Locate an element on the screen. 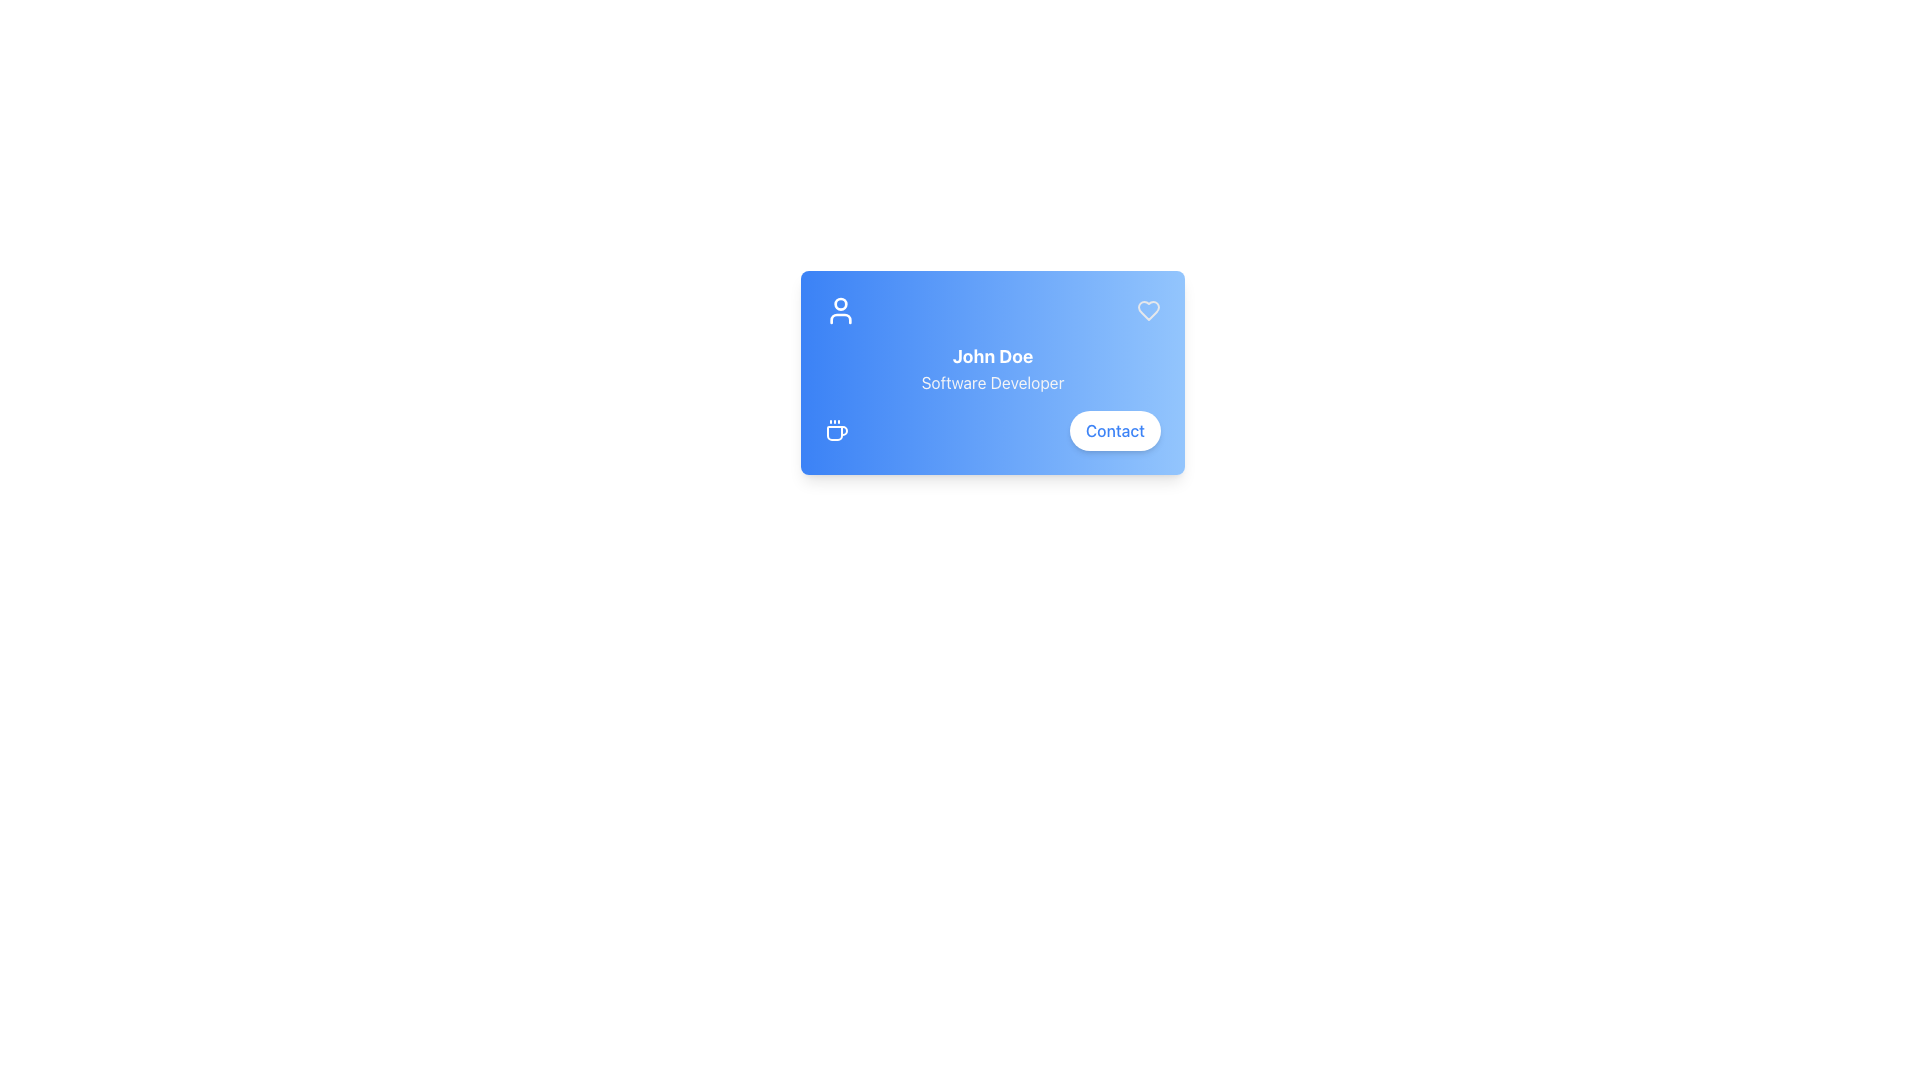  the 'Like' button located in the top-right corner of the profile card to like the profile is located at coordinates (1148, 311).